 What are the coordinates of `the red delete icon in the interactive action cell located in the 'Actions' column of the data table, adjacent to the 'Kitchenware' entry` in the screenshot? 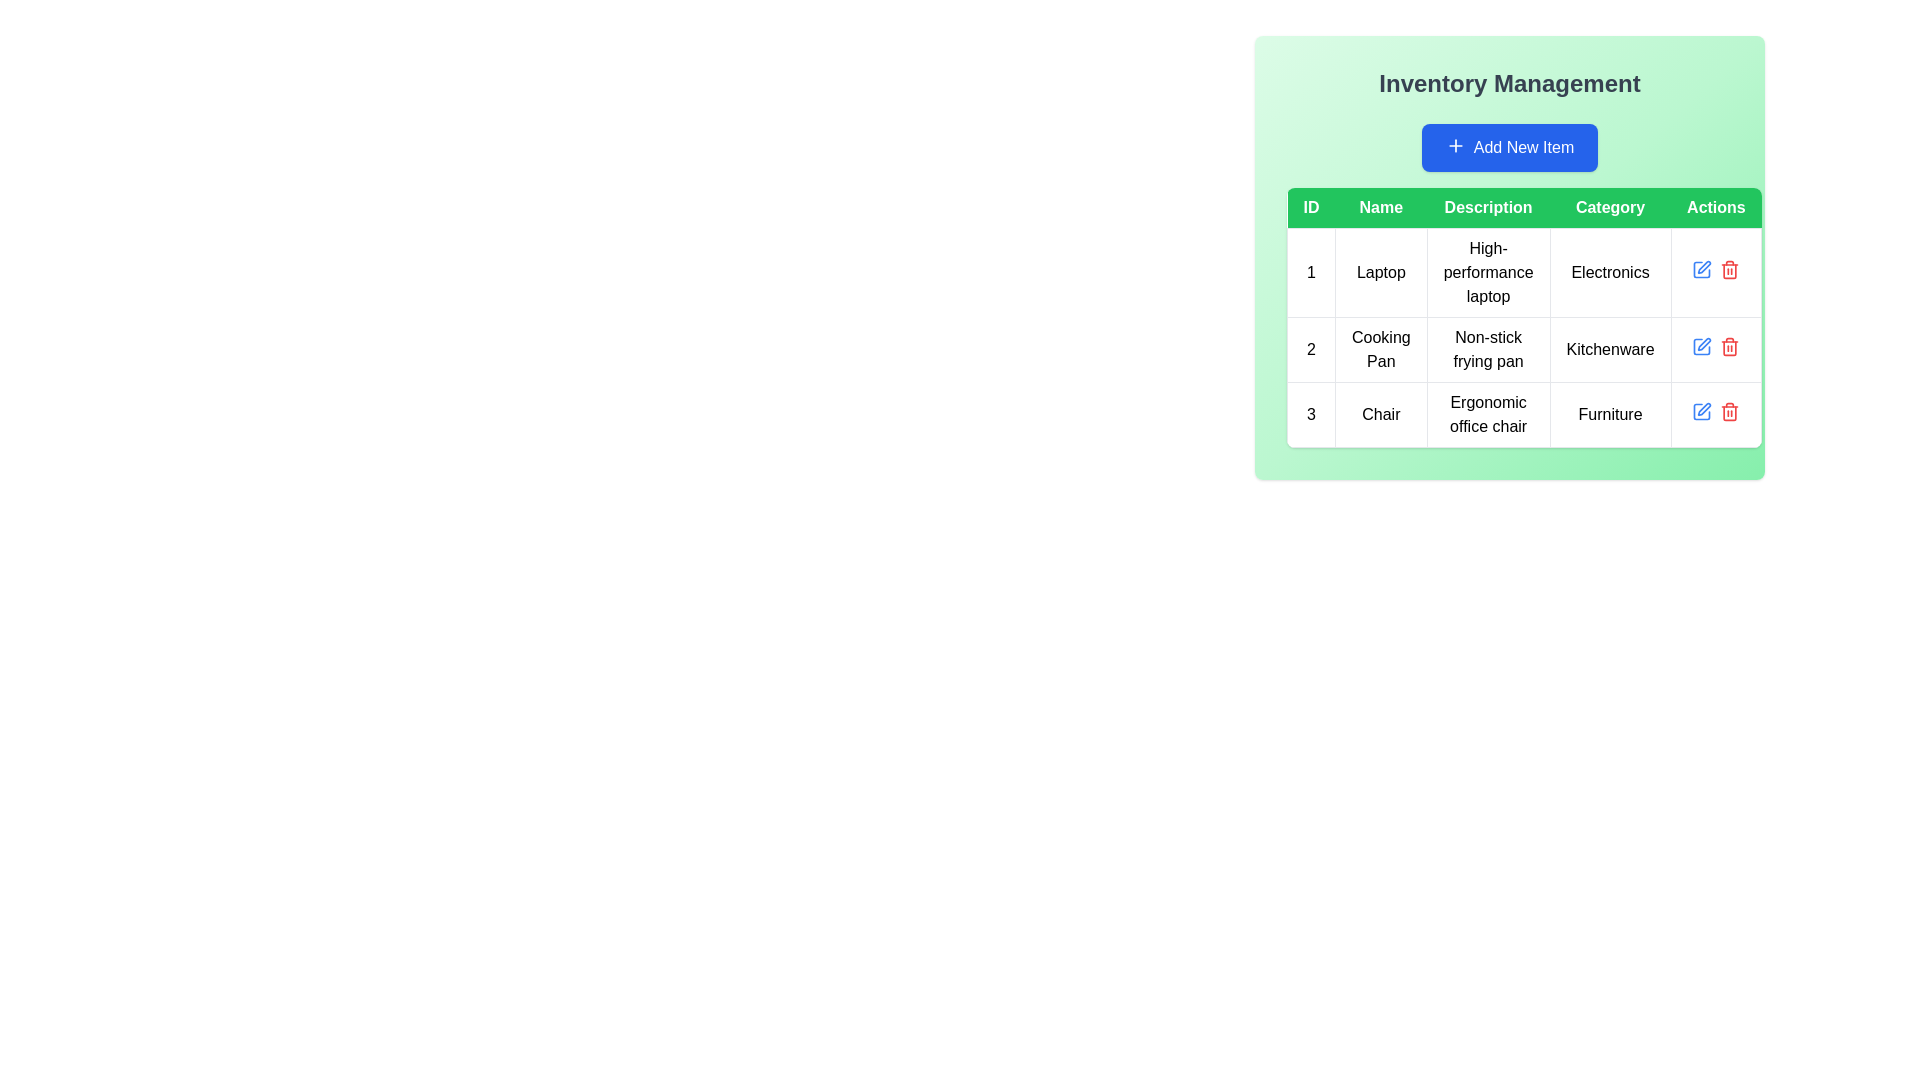 It's located at (1715, 349).